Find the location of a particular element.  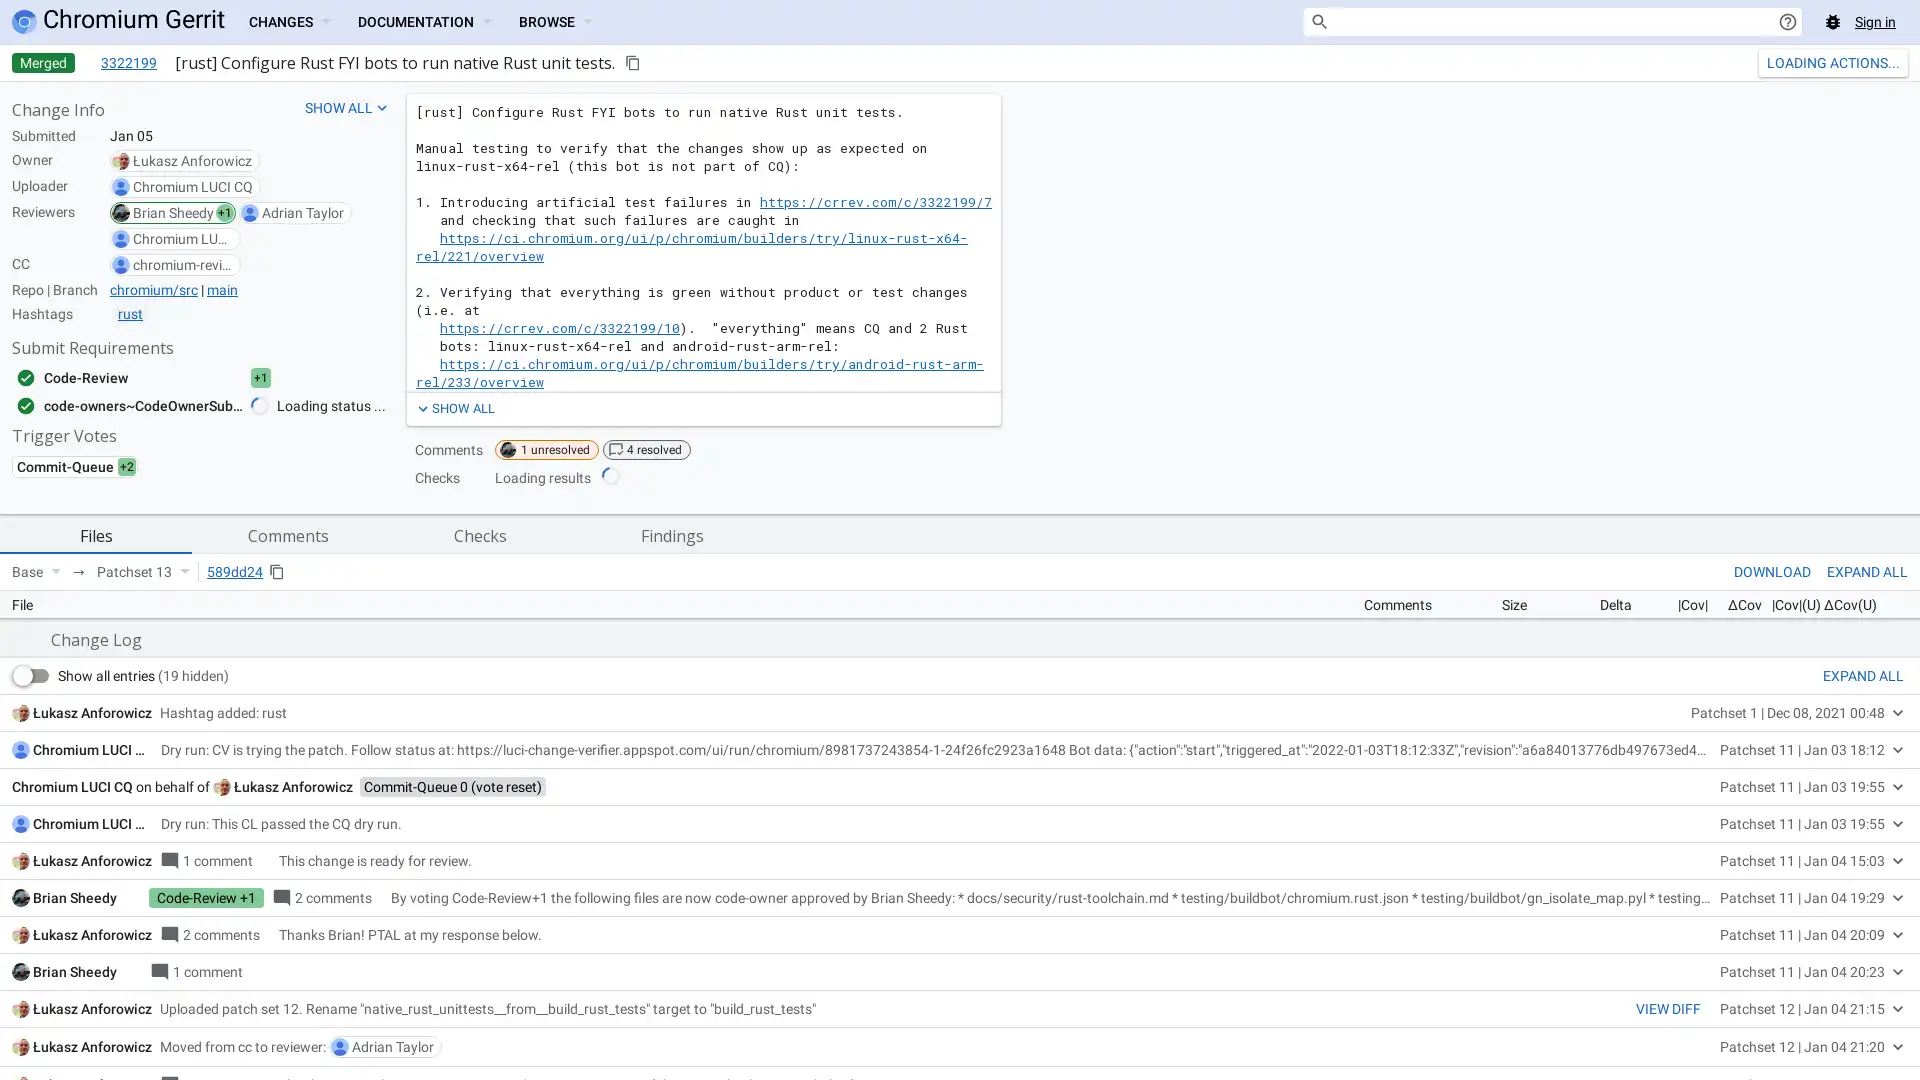

Click to copy to clipboard is located at coordinates (276, 571).